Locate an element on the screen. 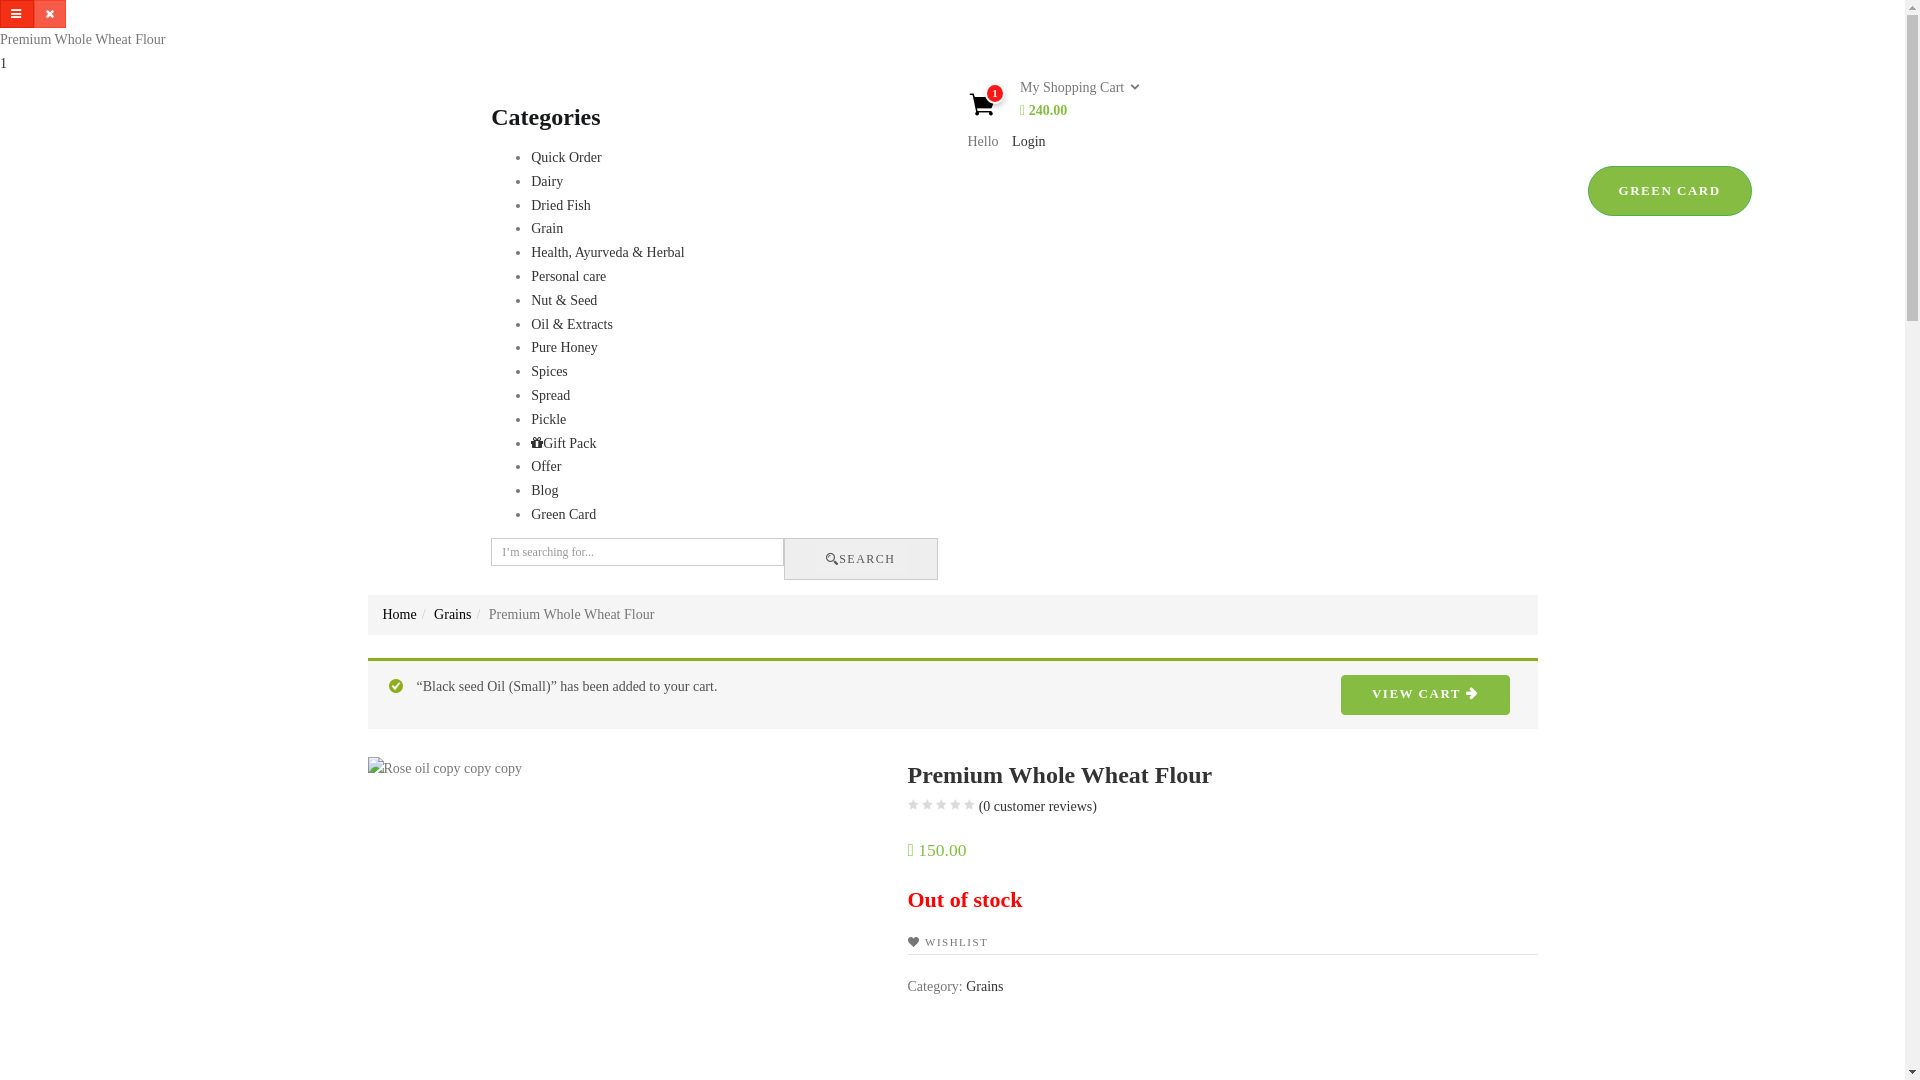 The height and width of the screenshot is (1080, 1920). 'Oil & Extracts' is located at coordinates (570, 323).